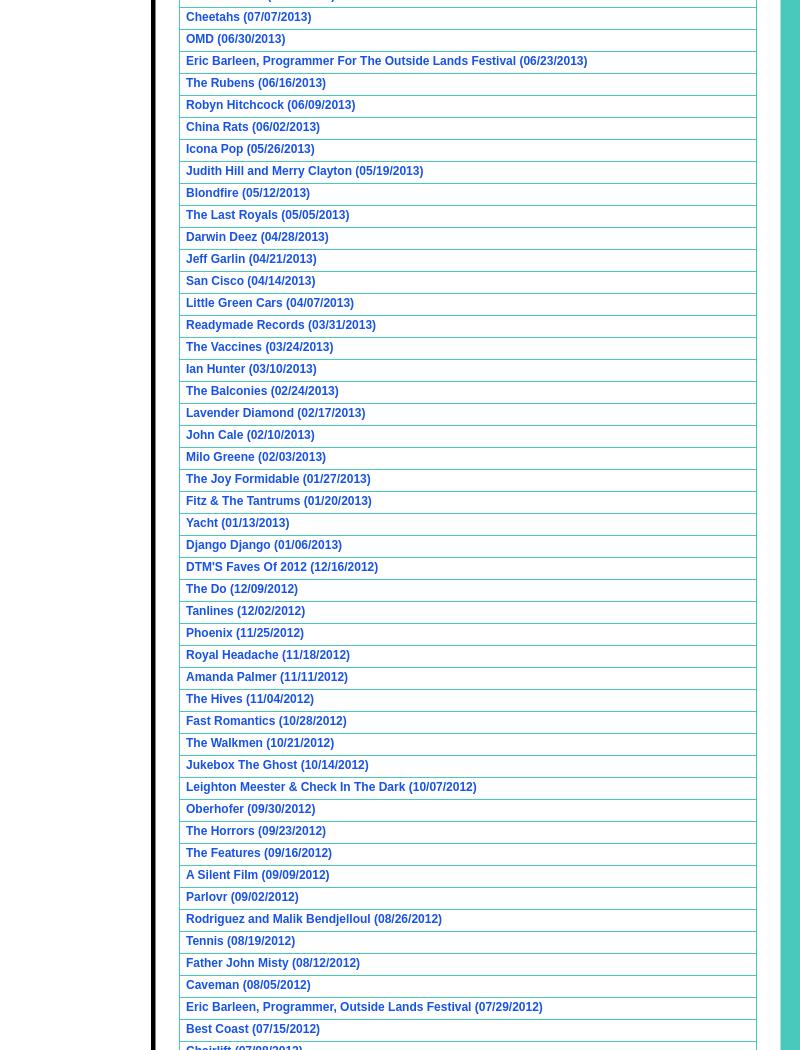  Describe the element at coordinates (277, 765) in the screenshot. I see `'Jukebox The Ghost (10/14/2012)'` at that location.